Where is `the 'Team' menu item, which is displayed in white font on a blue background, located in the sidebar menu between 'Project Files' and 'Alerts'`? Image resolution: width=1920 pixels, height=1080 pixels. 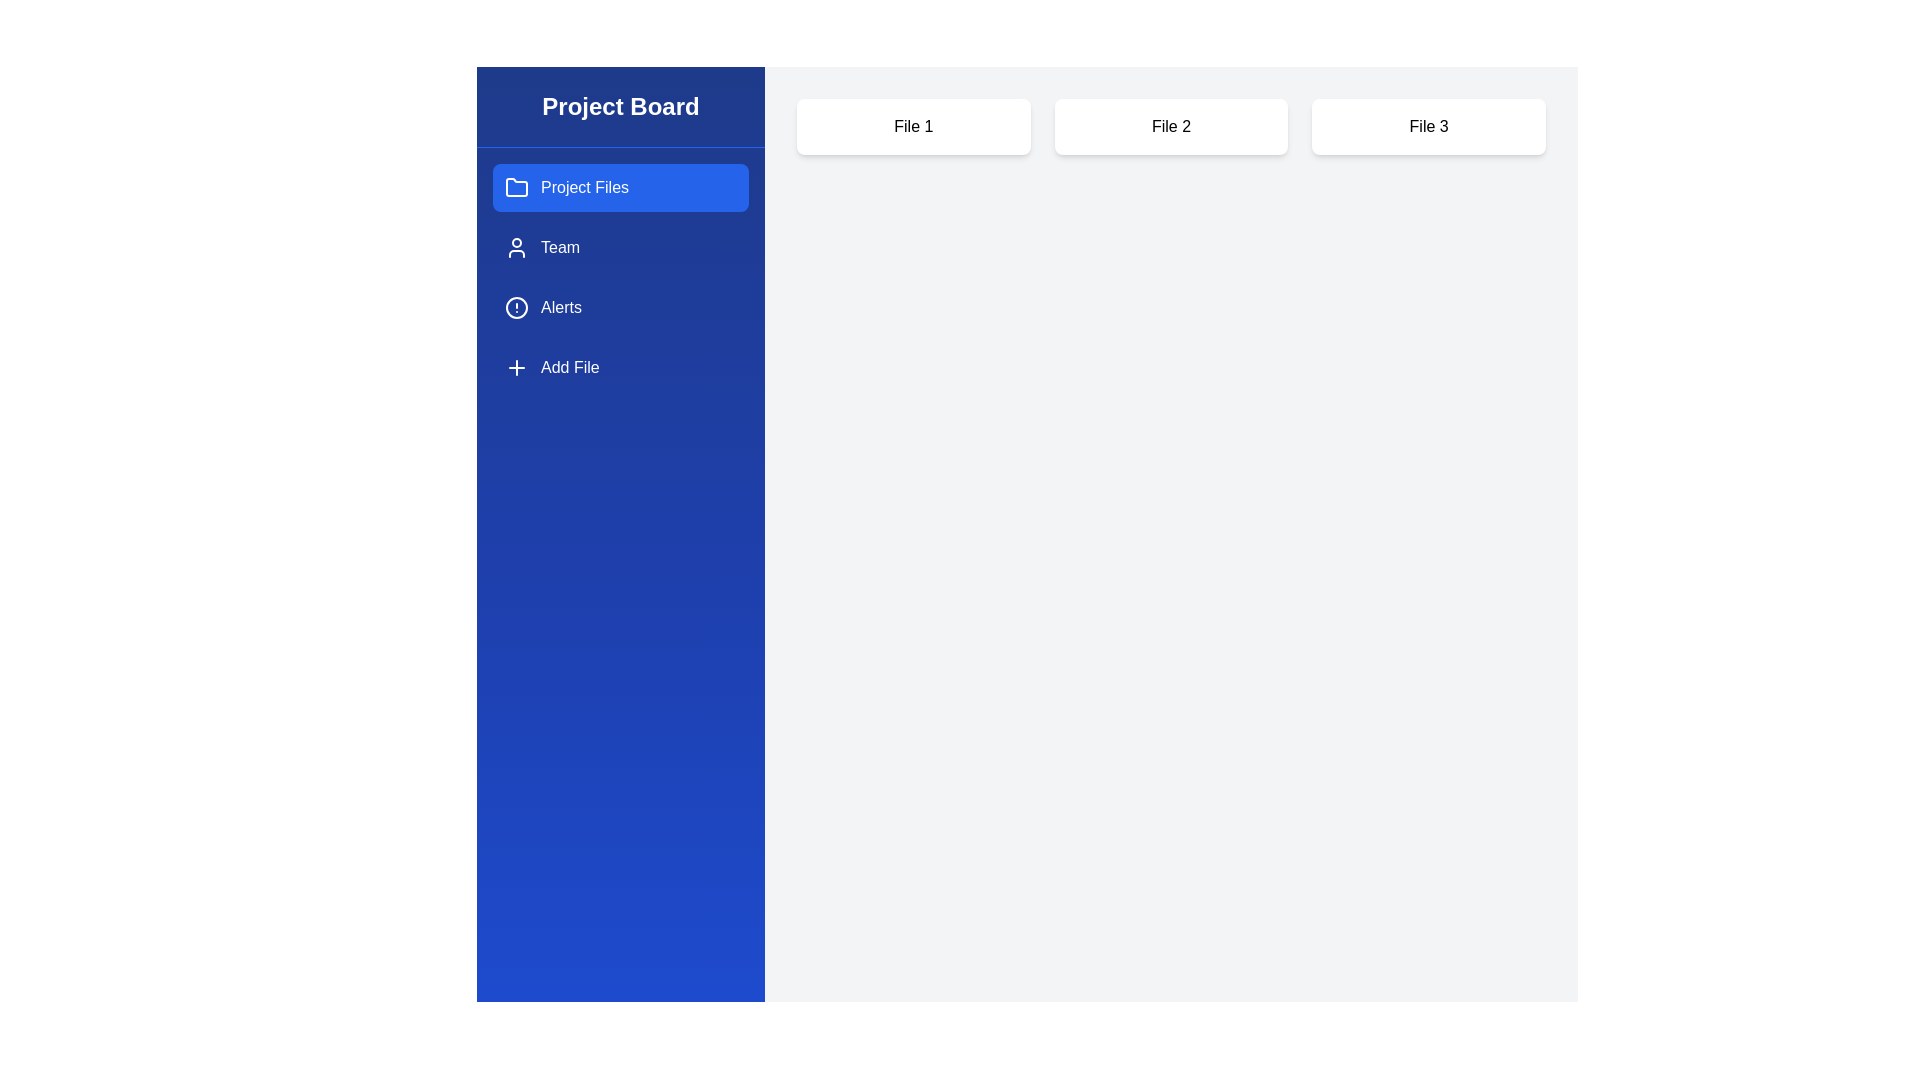
the 'Team' menu item, which is displayed in white font on a blue background, located in the sidebar menu between 'Project Files' and 'Alerts' is located at coordinates (560, 246).